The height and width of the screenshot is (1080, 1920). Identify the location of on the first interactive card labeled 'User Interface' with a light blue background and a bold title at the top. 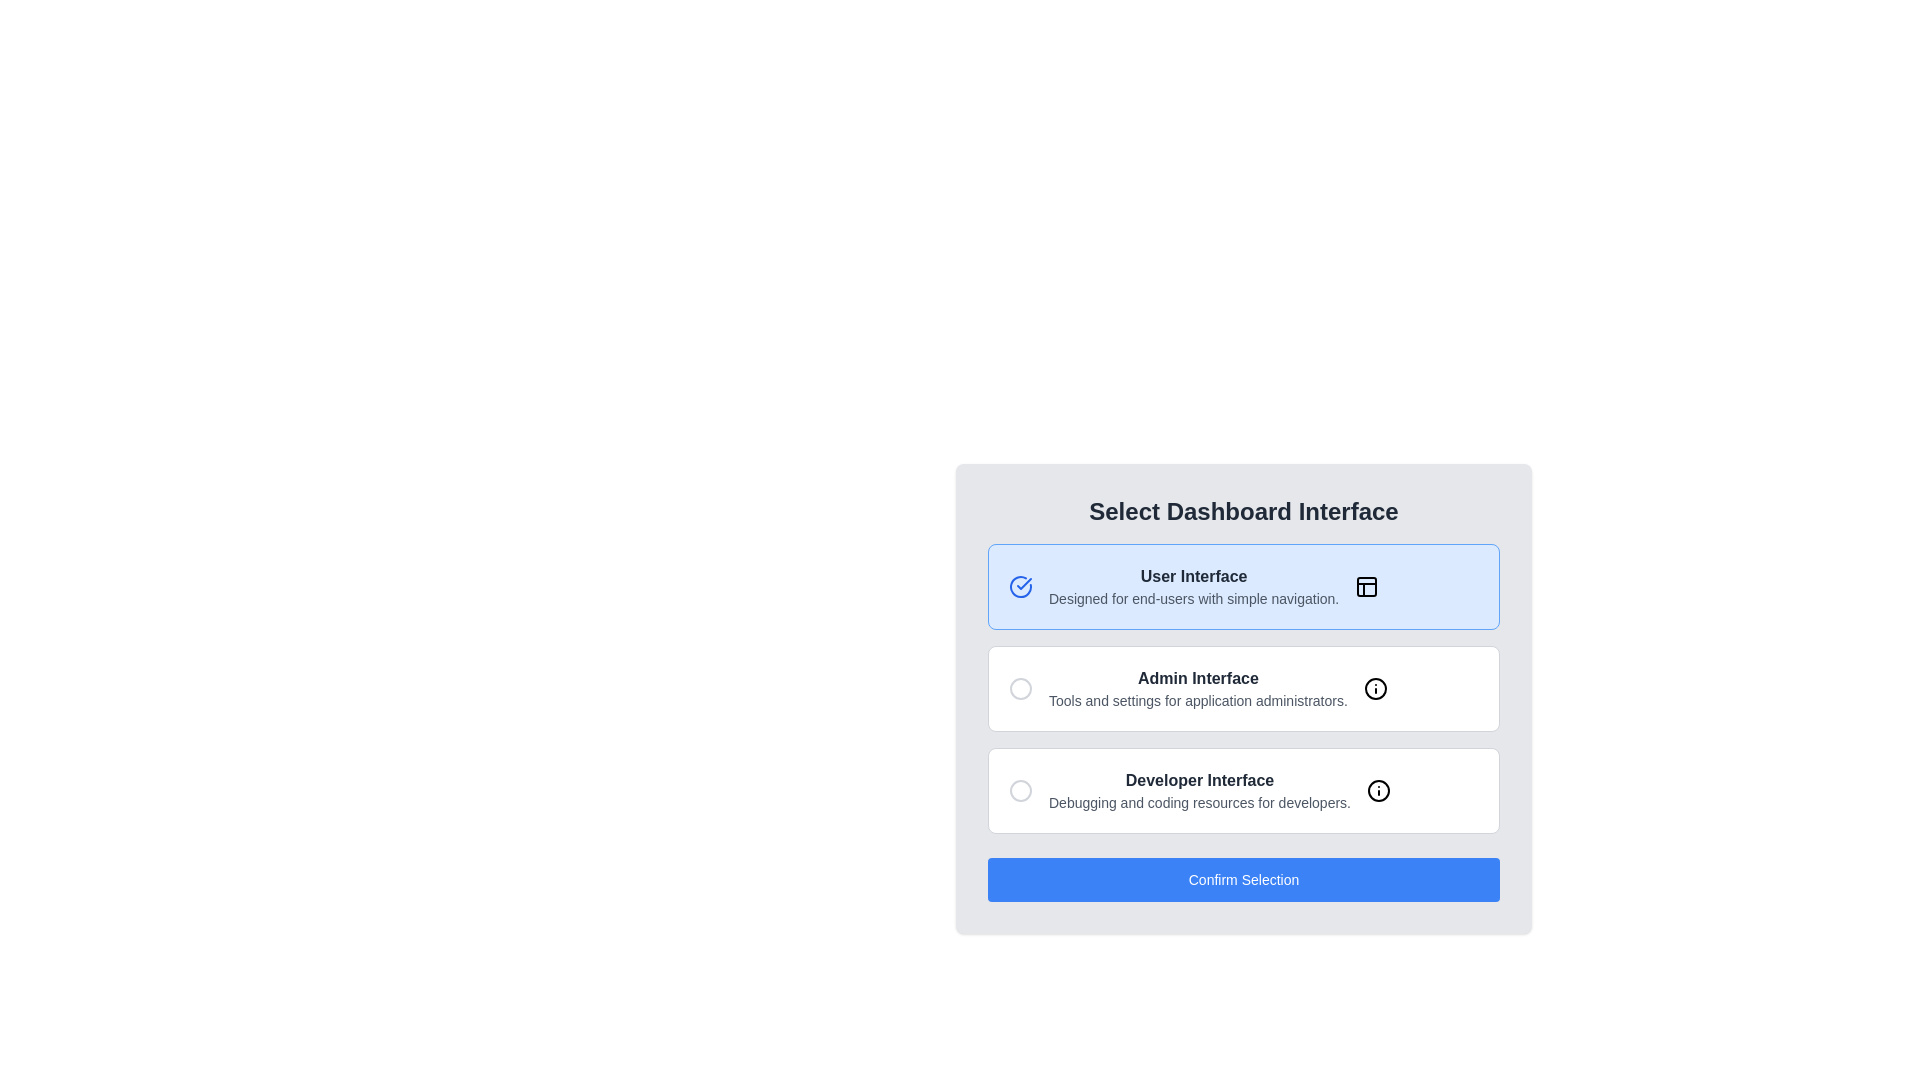
(1242, 585).